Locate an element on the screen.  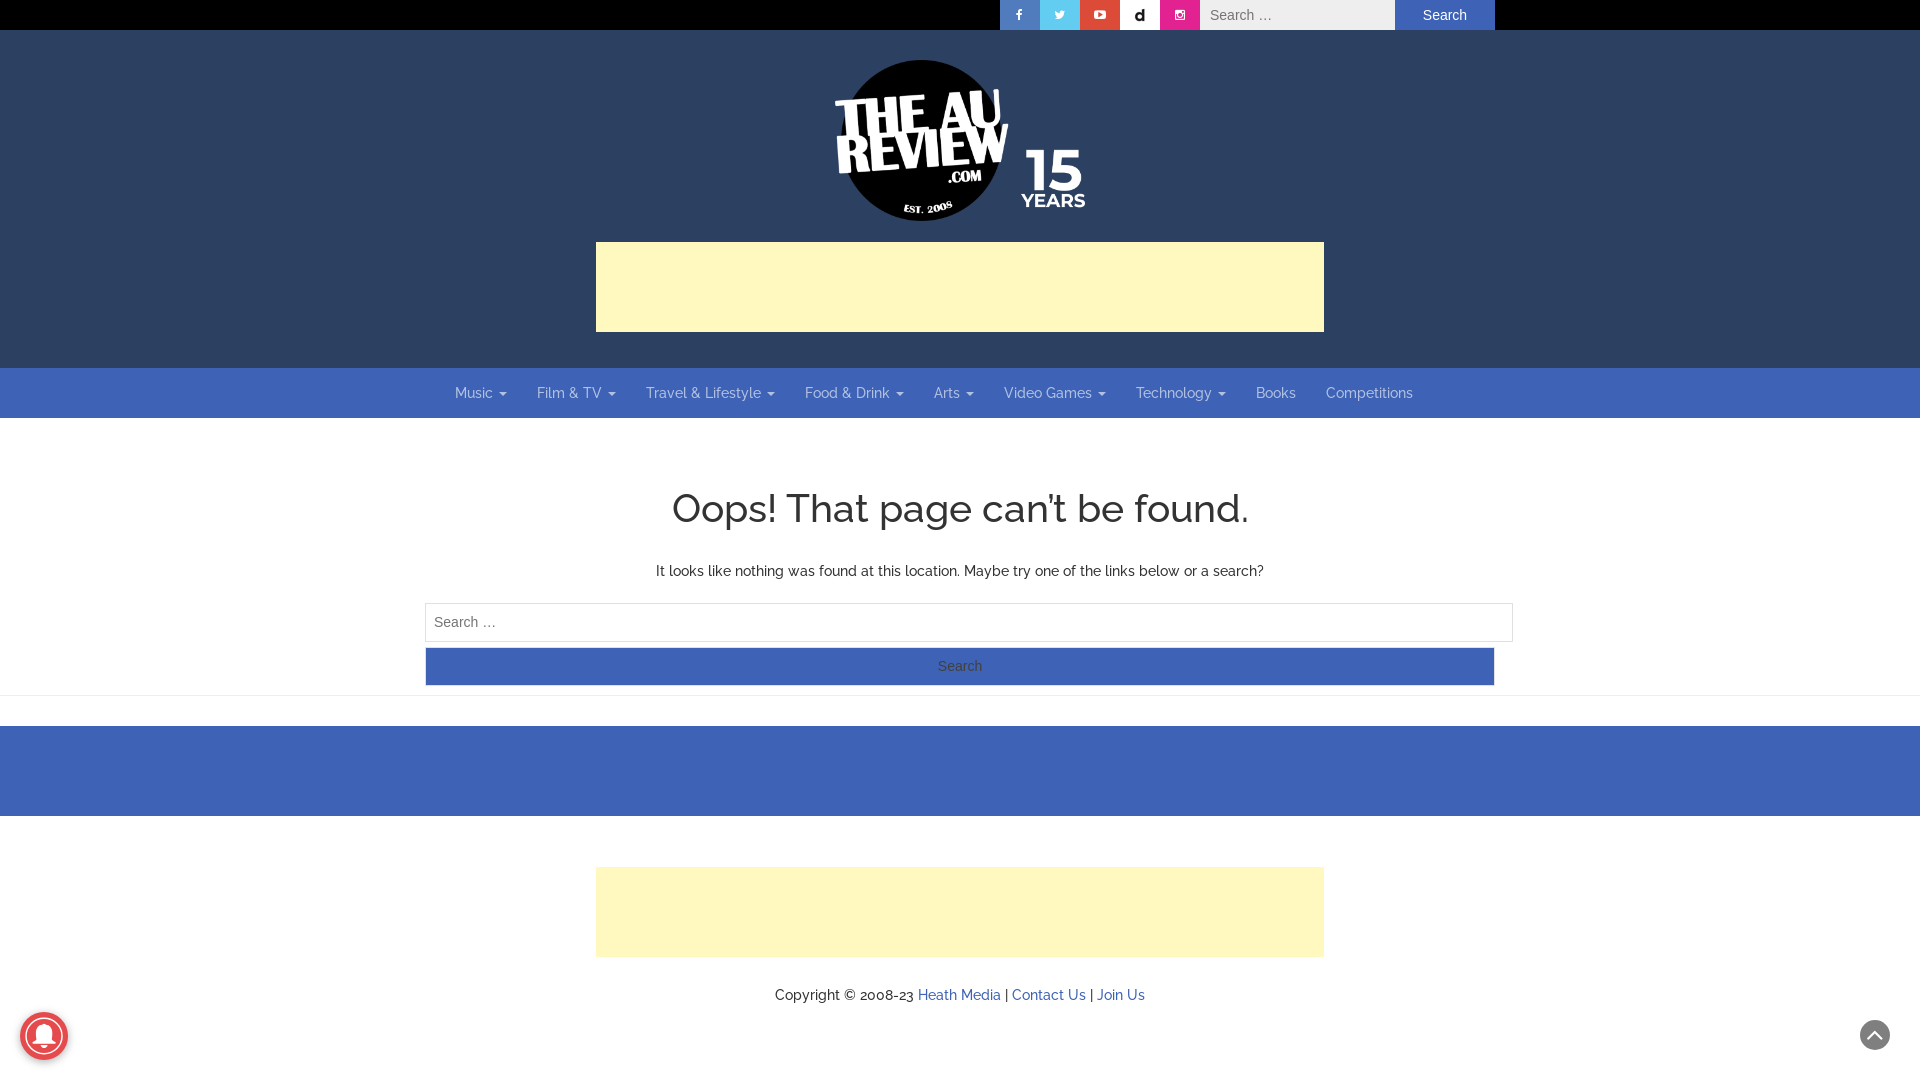
'Travel & Lifestyle' is located at coordinates (710, 393).